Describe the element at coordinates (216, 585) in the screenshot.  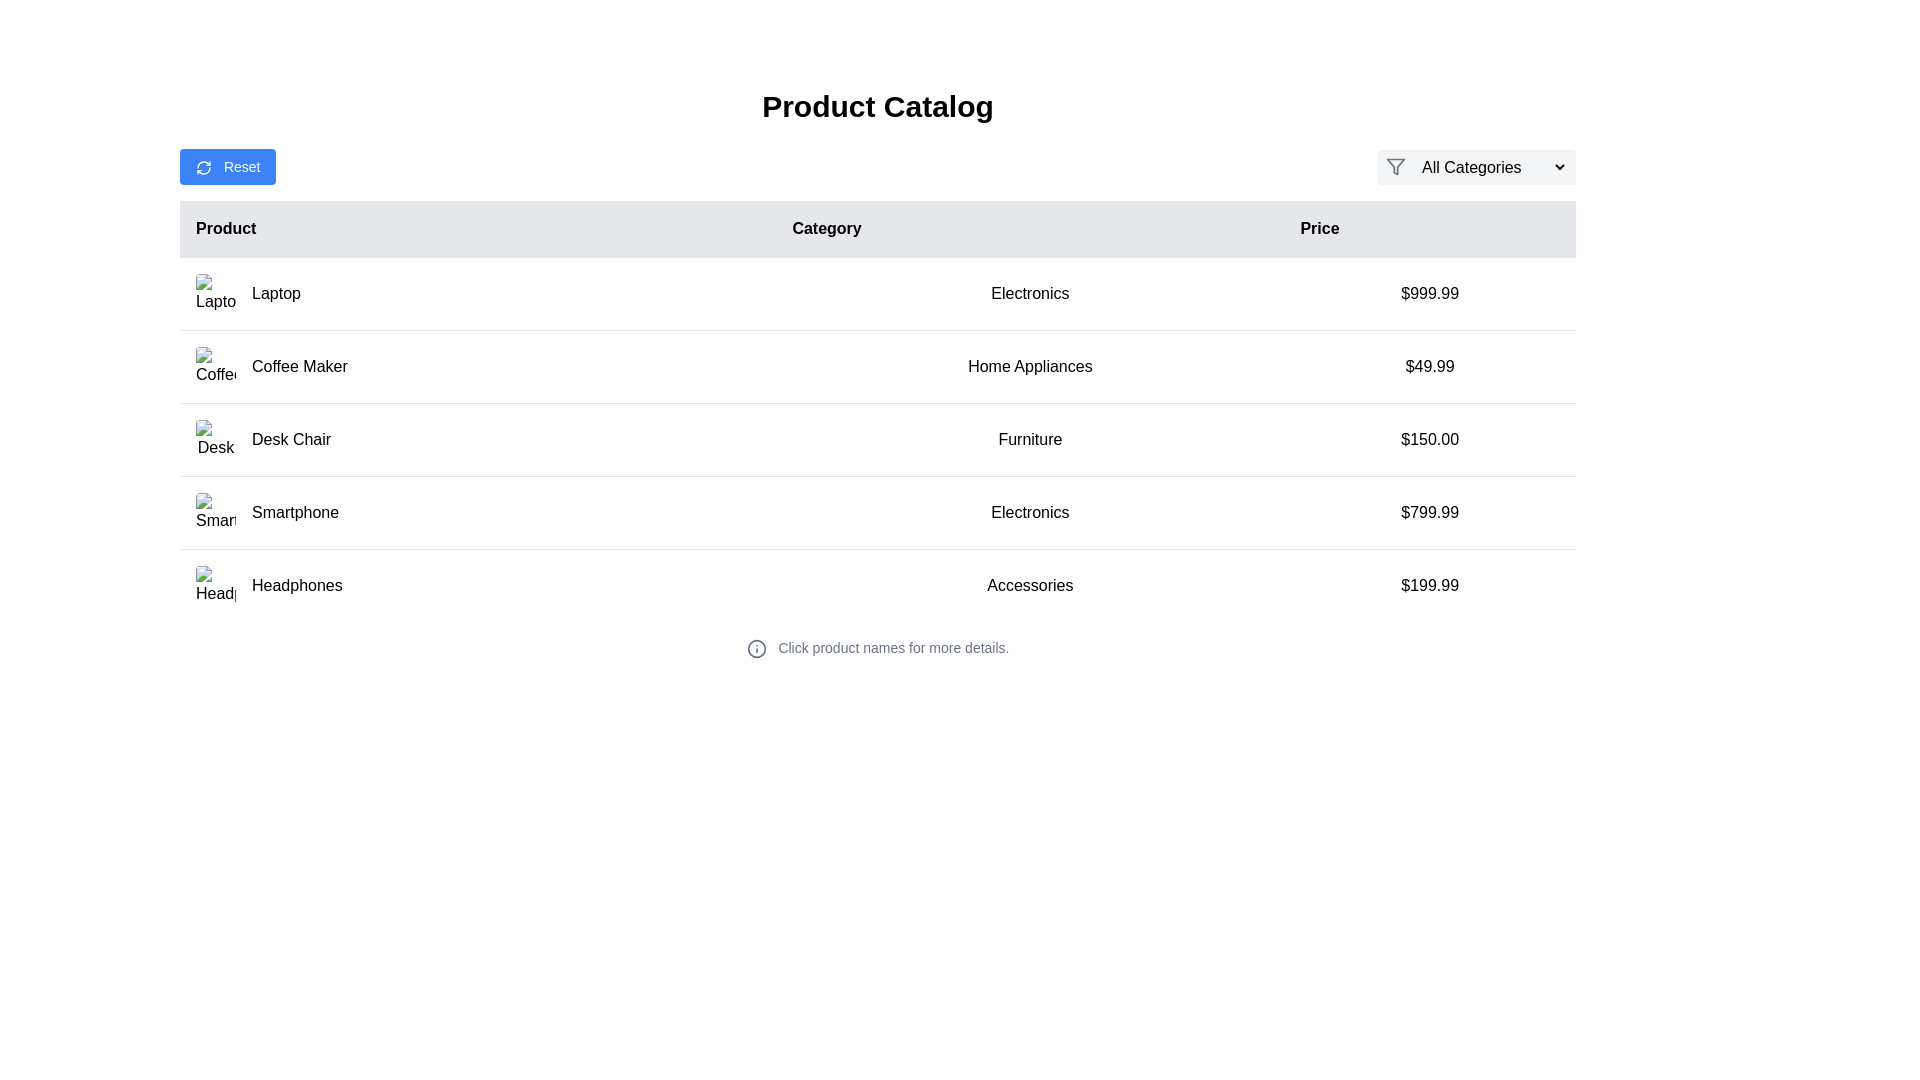
I see `the product image representing headphones, which is the leftmost item in the 'Headphones' row under the 'Product Catalog' section` at that location.